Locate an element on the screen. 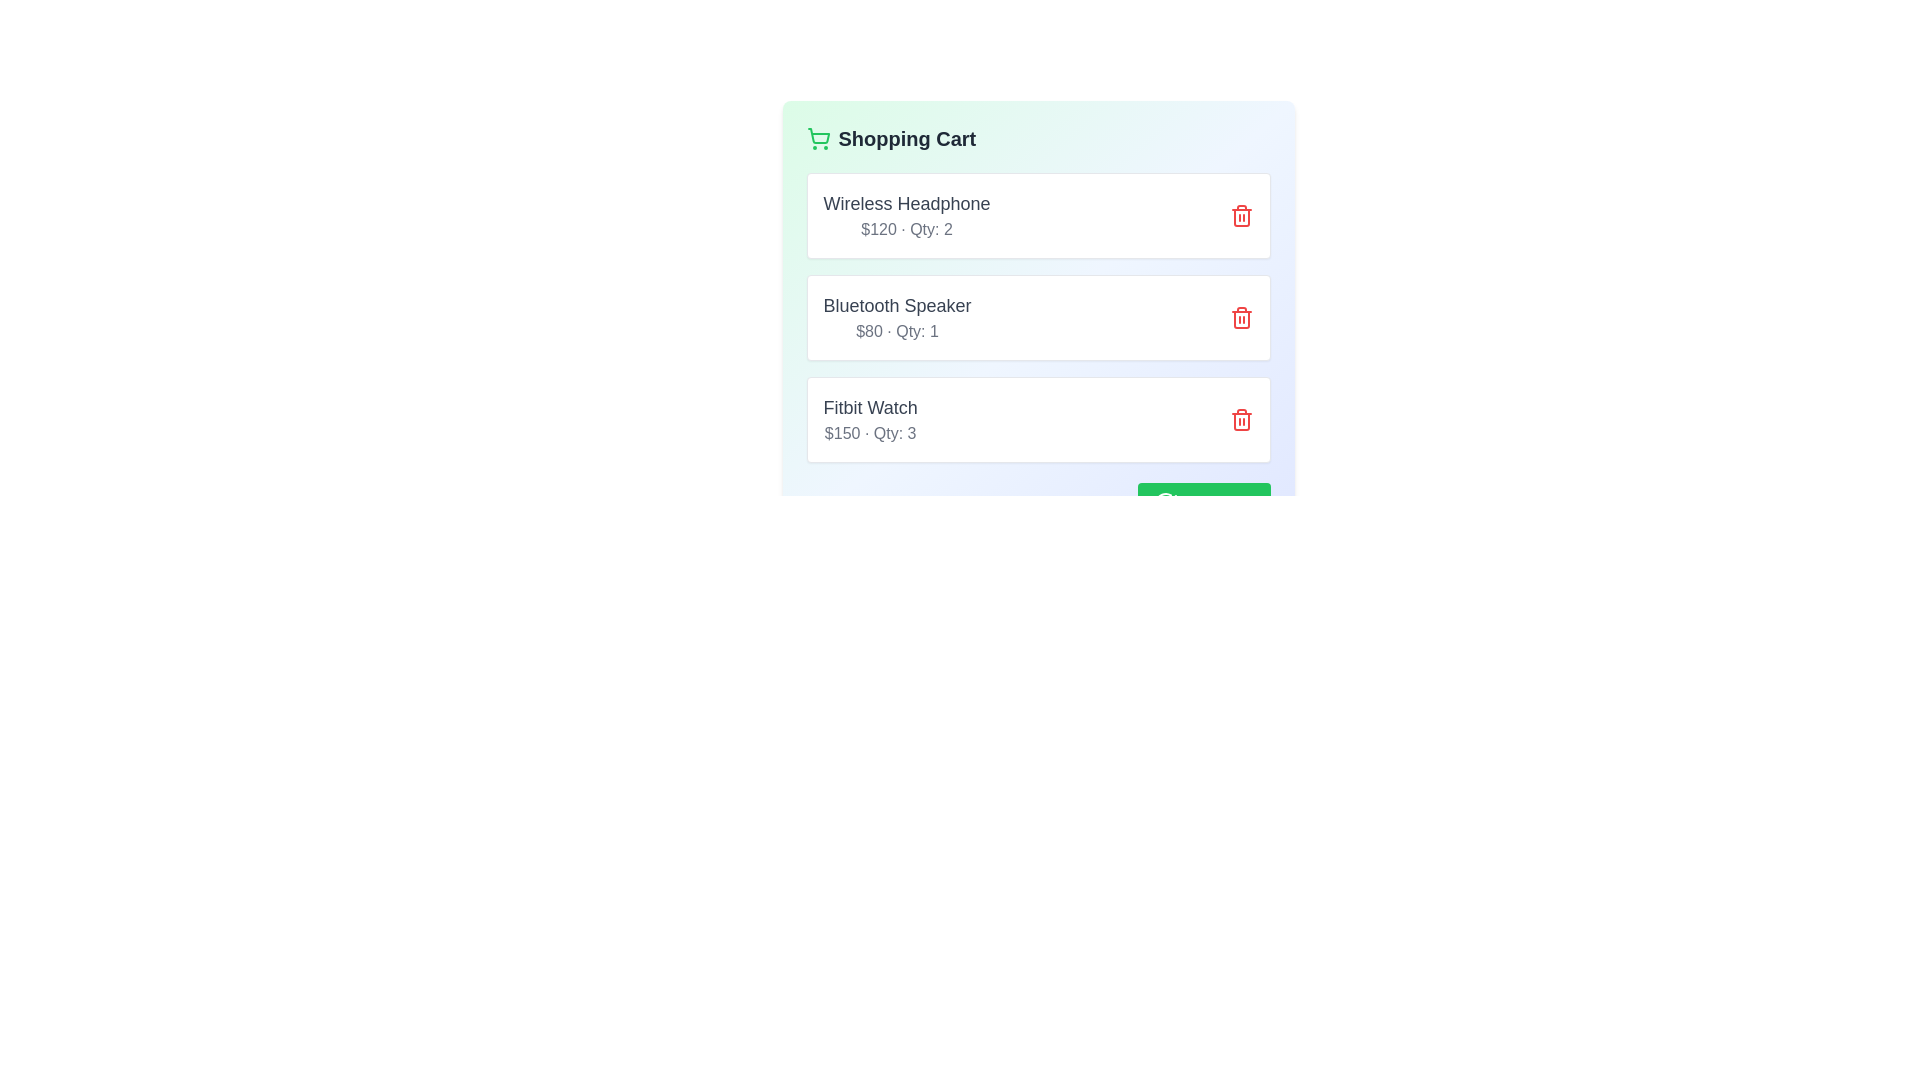 Image resolution: width=1920 pixels, height=1080 pixels. delete button next to the item Wireless Headphone to remove it from the cart is located at coordinates (1240, 216).